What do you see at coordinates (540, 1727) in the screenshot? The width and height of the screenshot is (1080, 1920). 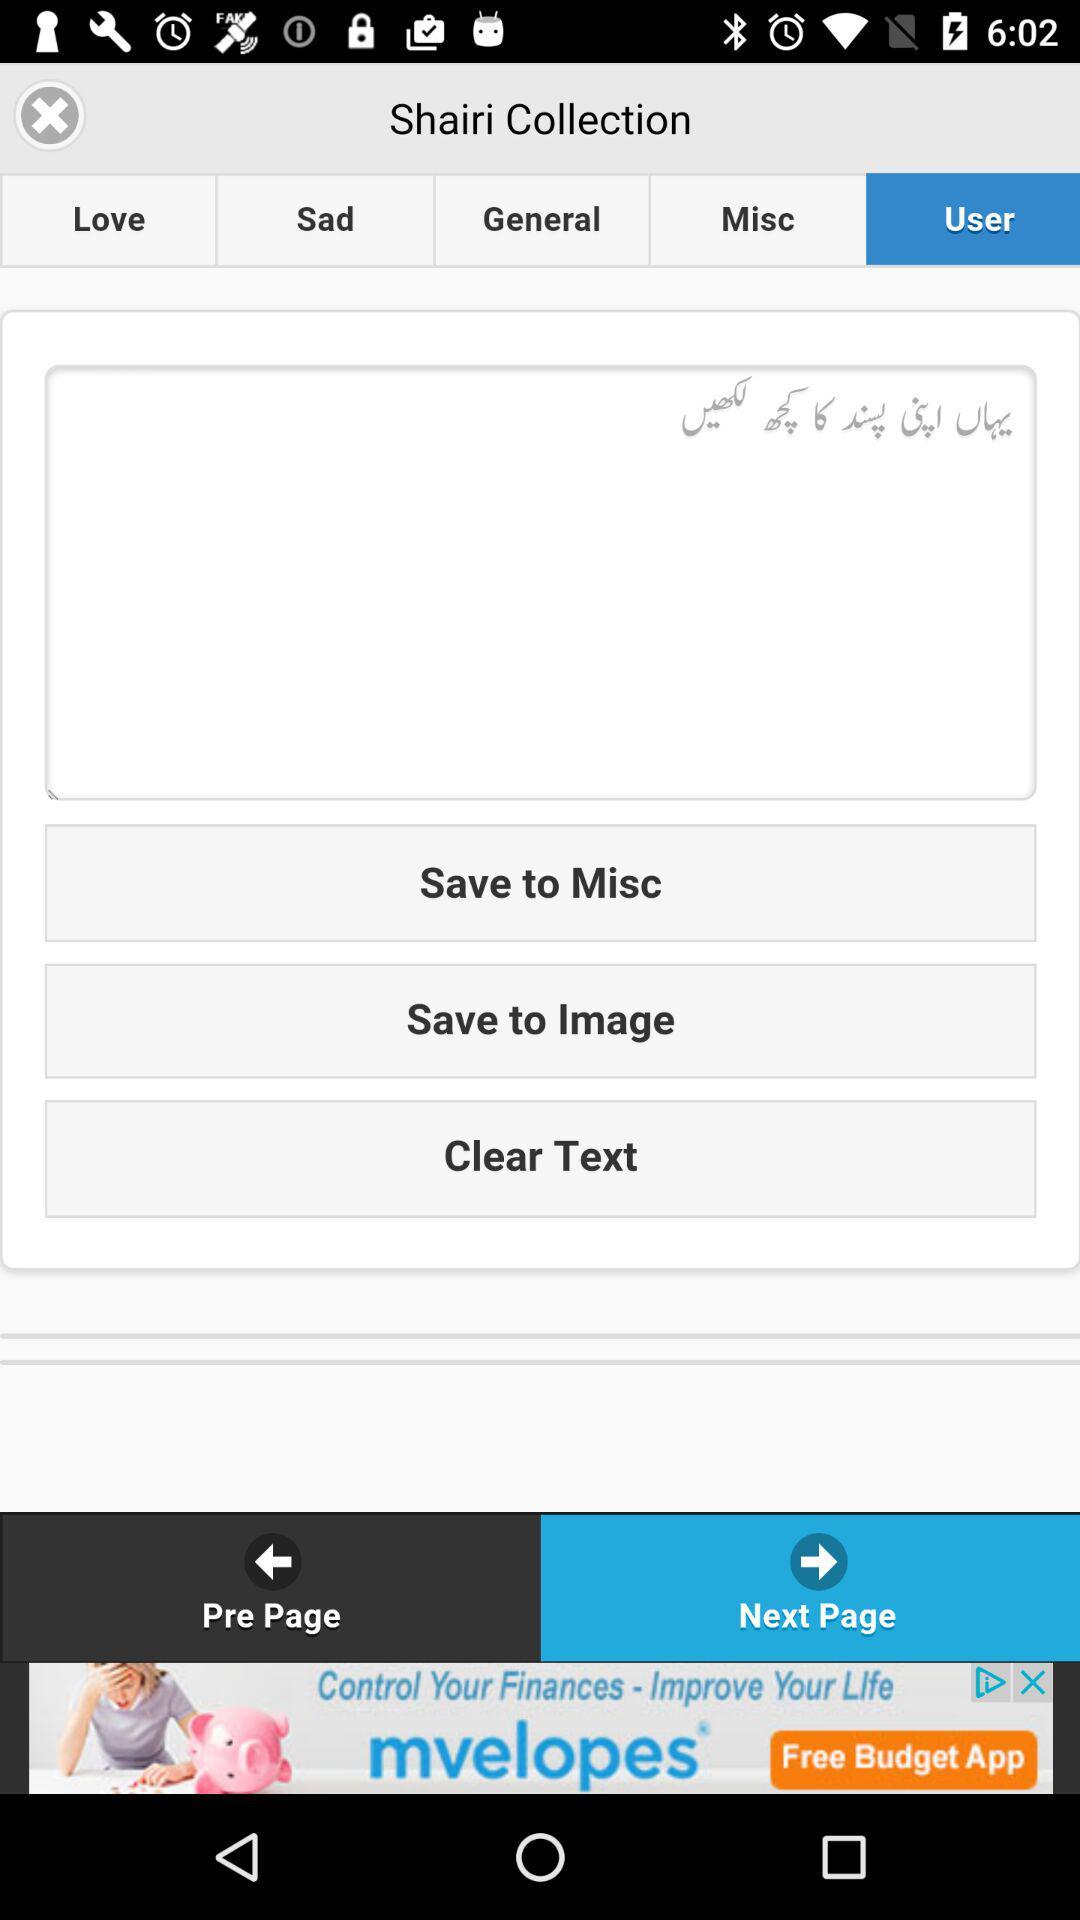 I see `advertisement option` at bounding box center [540, 1727].